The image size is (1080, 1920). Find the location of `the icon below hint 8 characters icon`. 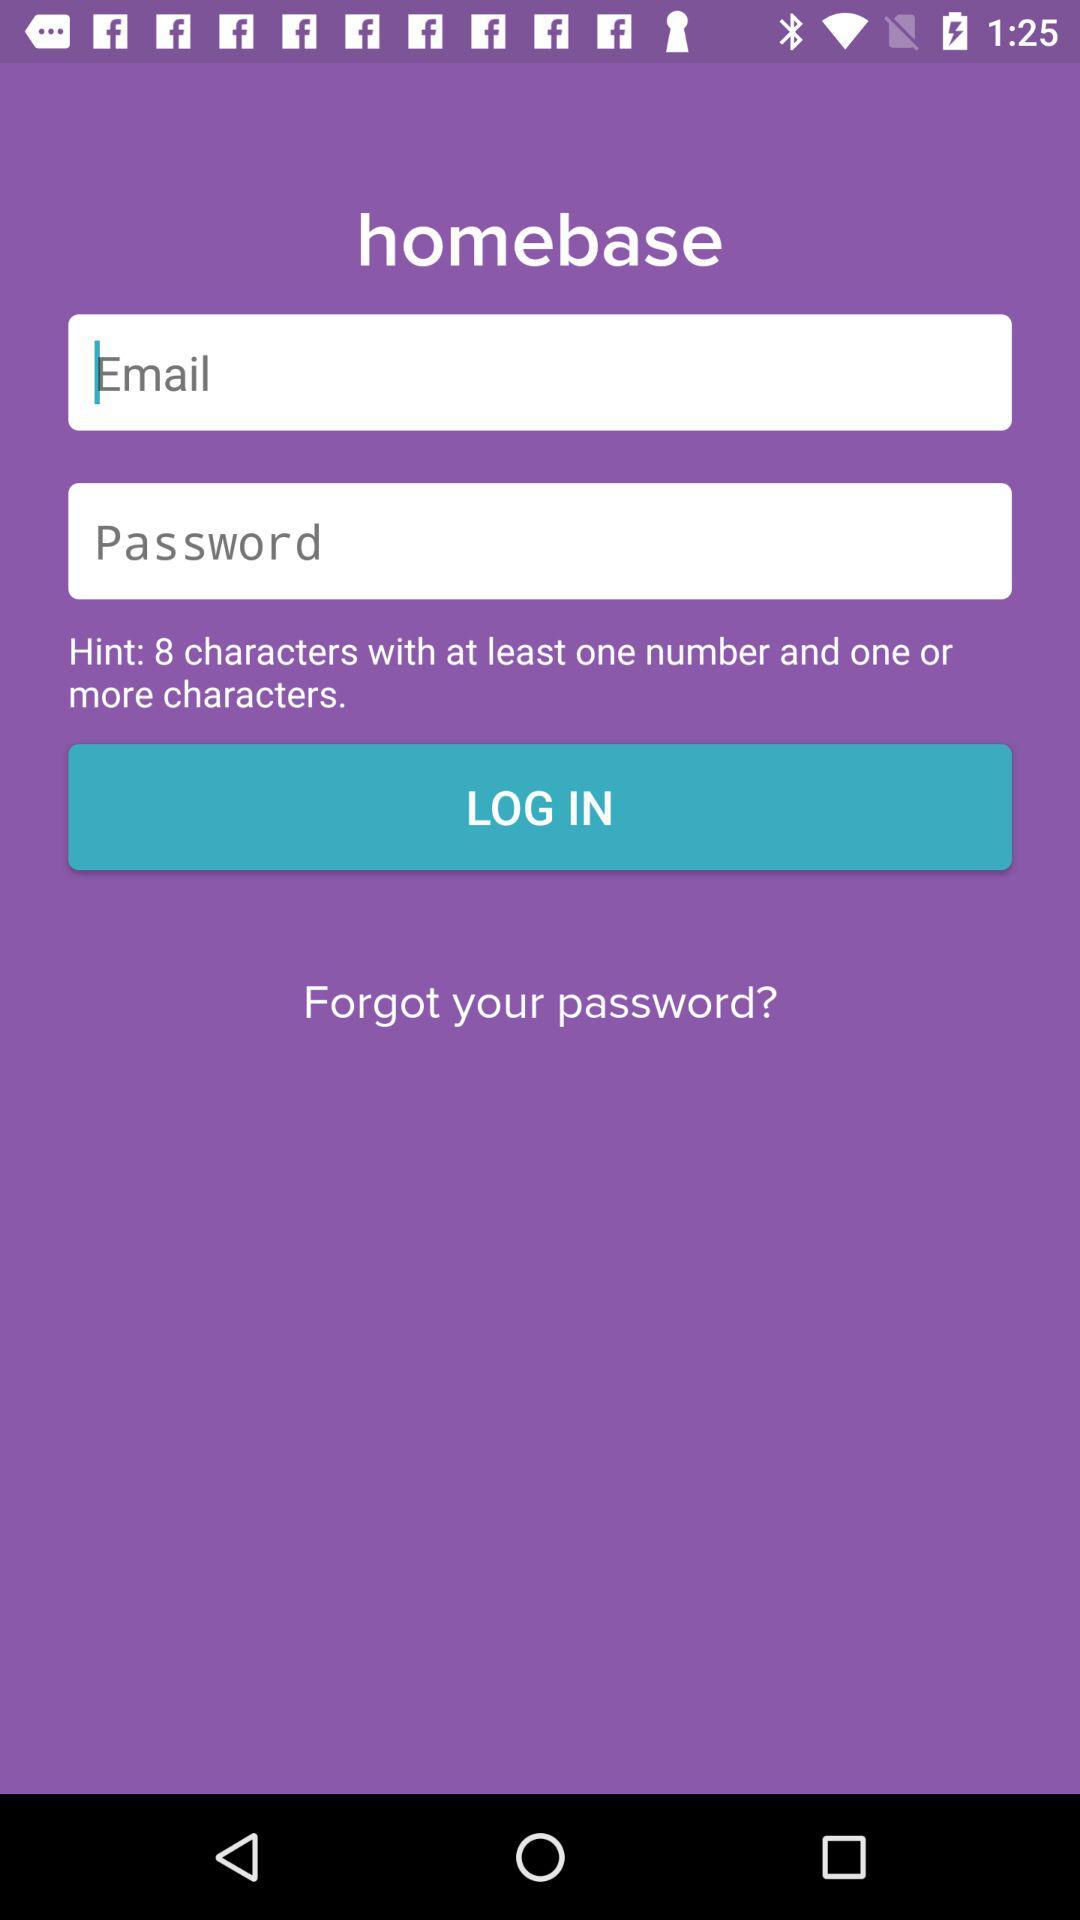

the icon below hint 8 characters icon is located at coordinates (540, 806).